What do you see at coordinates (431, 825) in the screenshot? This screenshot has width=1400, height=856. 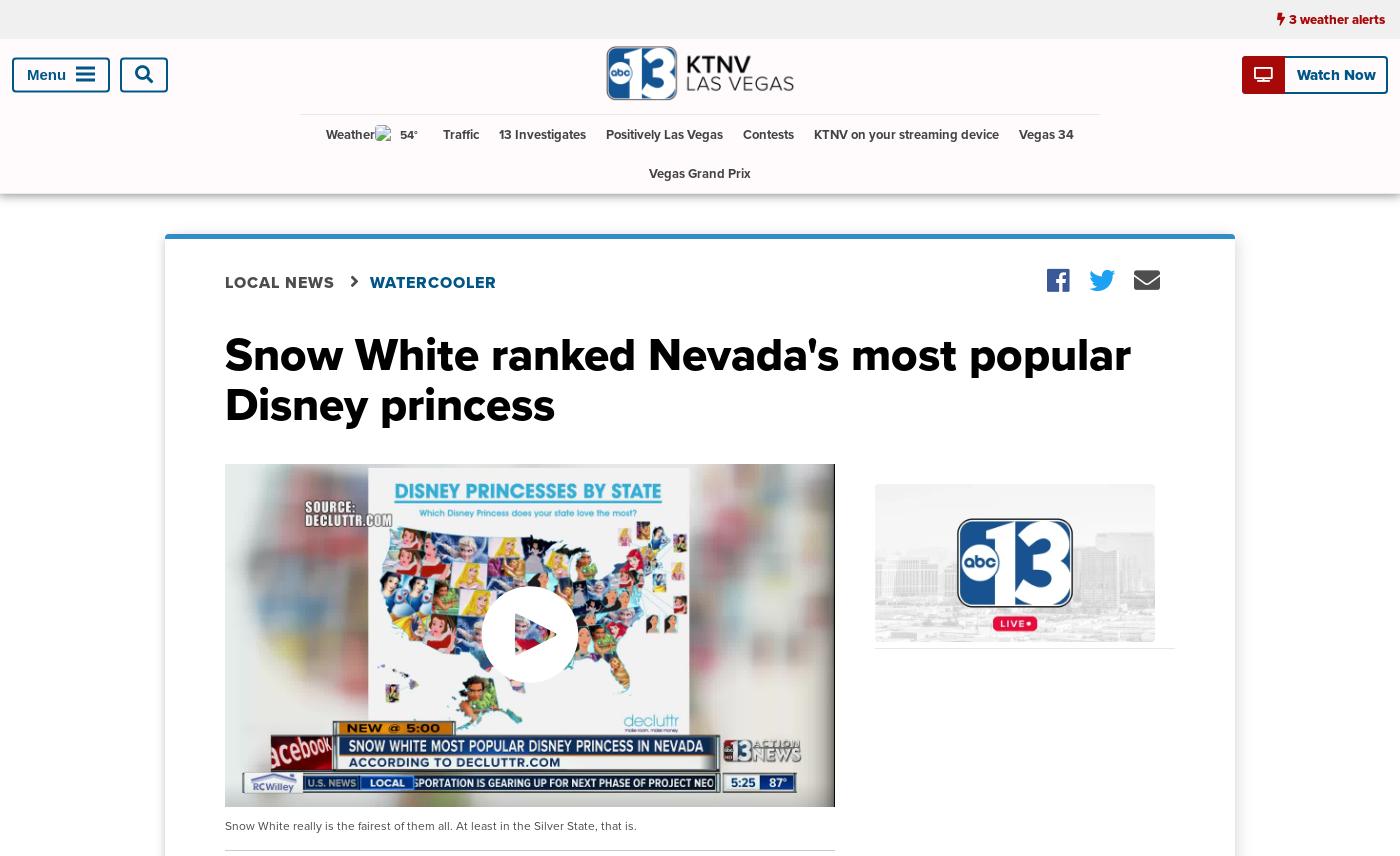 I see `'Snow White really is the fairest of them all. At least in the Silver State, that is.'` at bounding box center [431, 825].